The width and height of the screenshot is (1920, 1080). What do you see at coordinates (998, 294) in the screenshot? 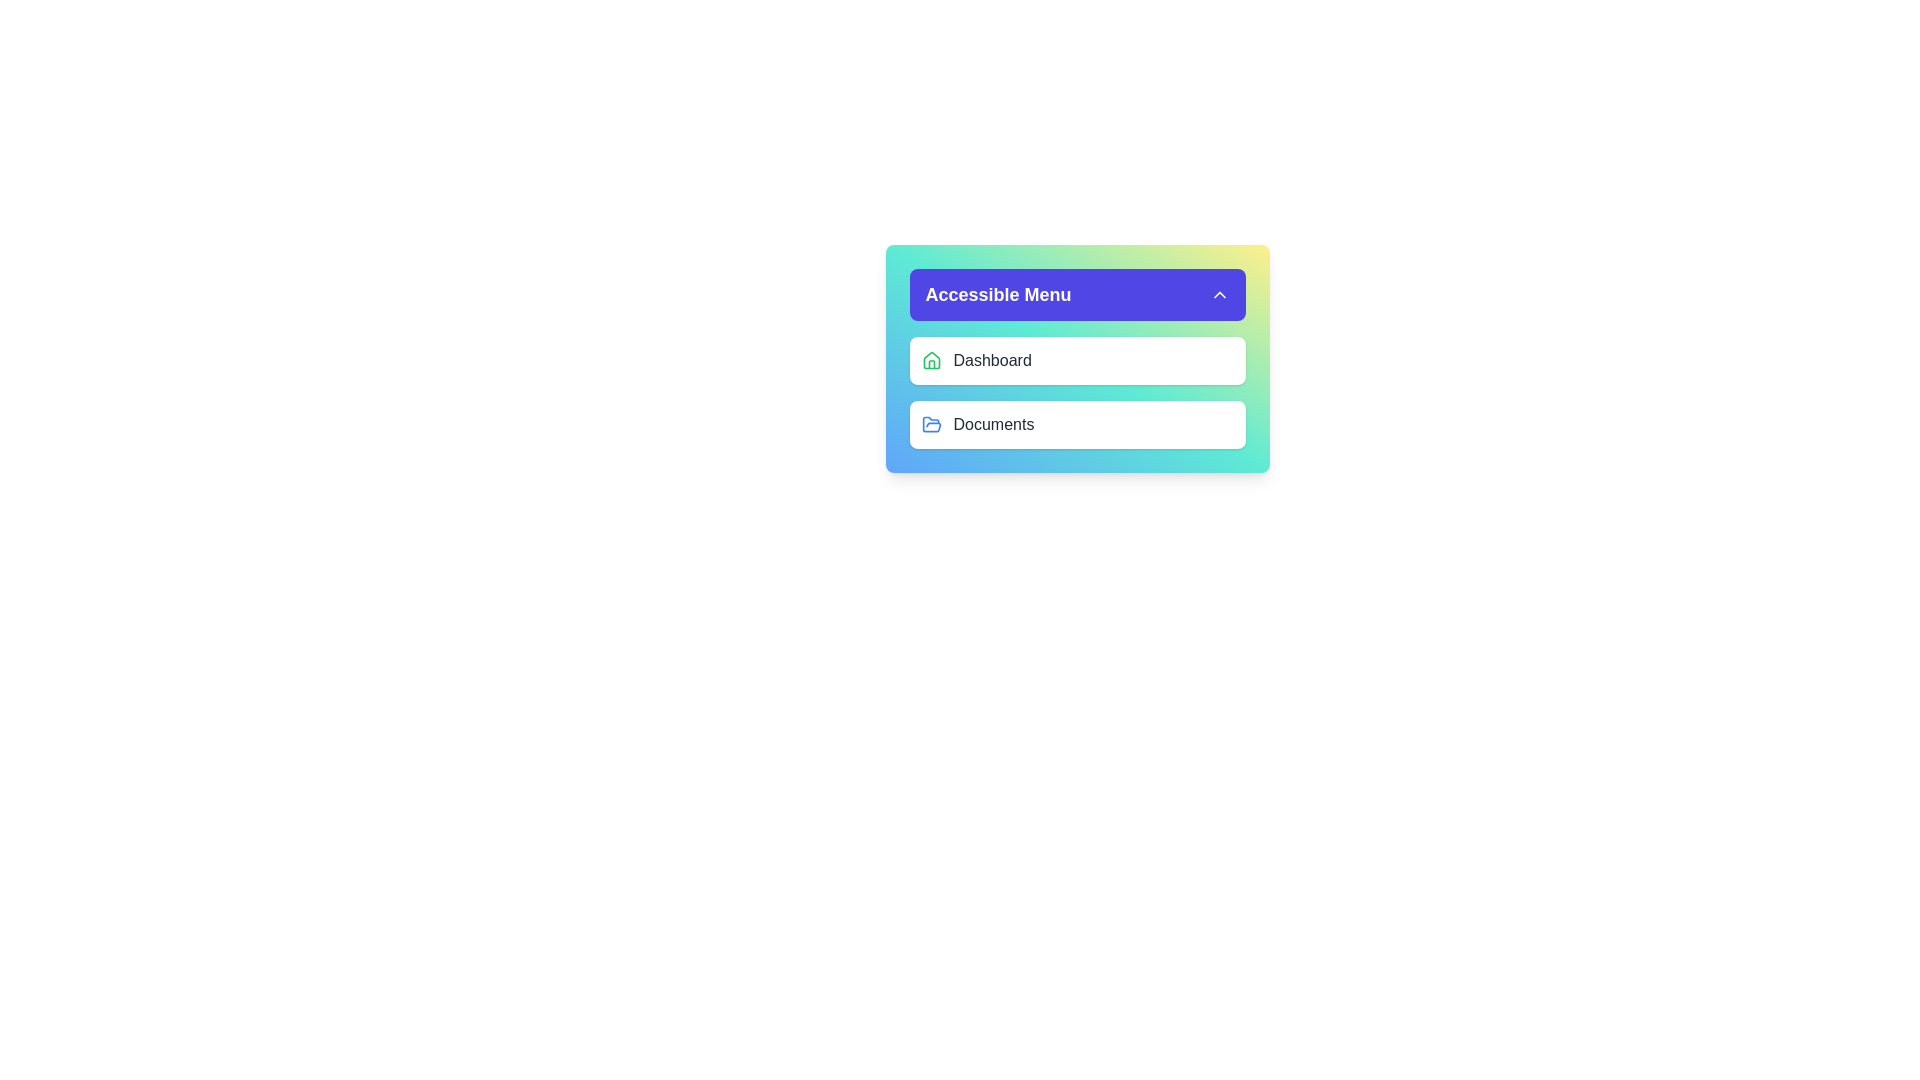
I see `the 'Accessible Menu' text label, which is positioned at the left side of the dropdown menu header next to an upward arrow icon` at bounding box center [998, 294].